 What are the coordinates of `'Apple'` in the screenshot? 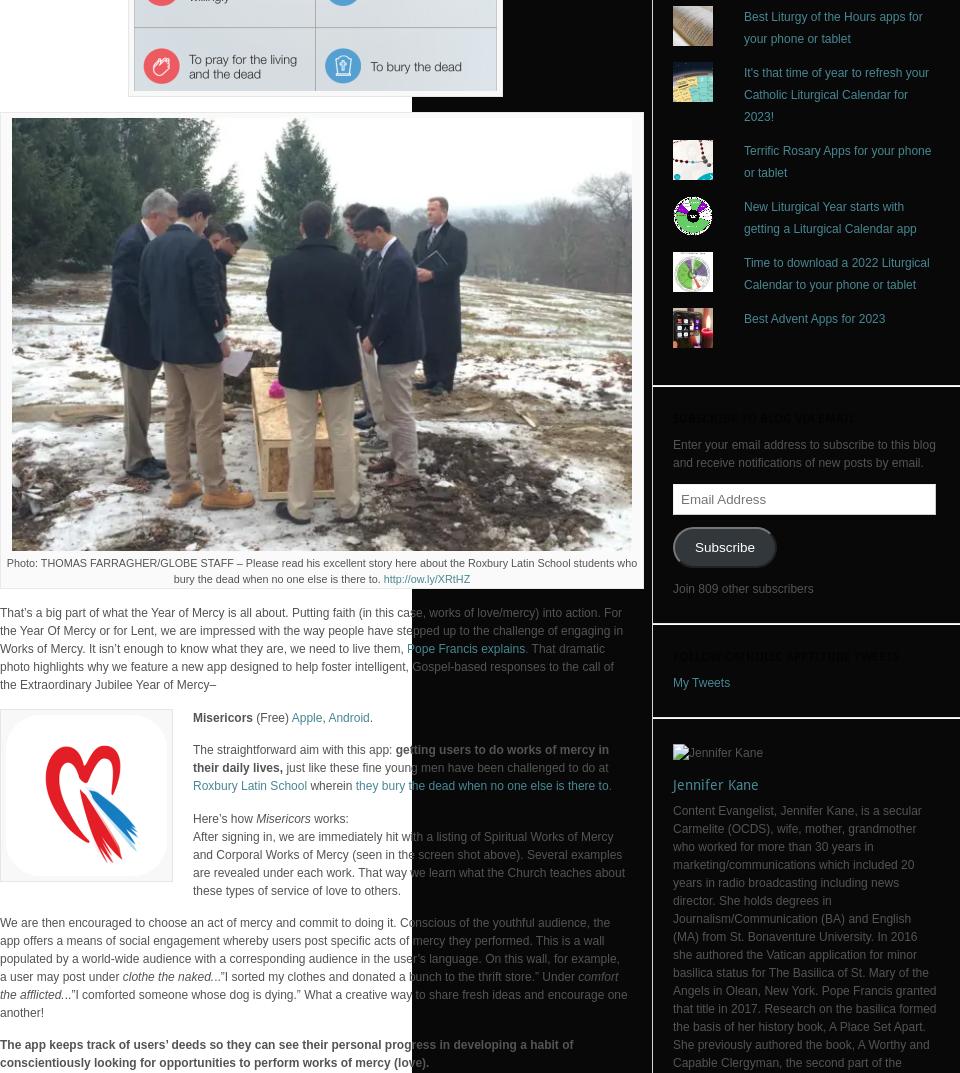 It's located at (306, 715).